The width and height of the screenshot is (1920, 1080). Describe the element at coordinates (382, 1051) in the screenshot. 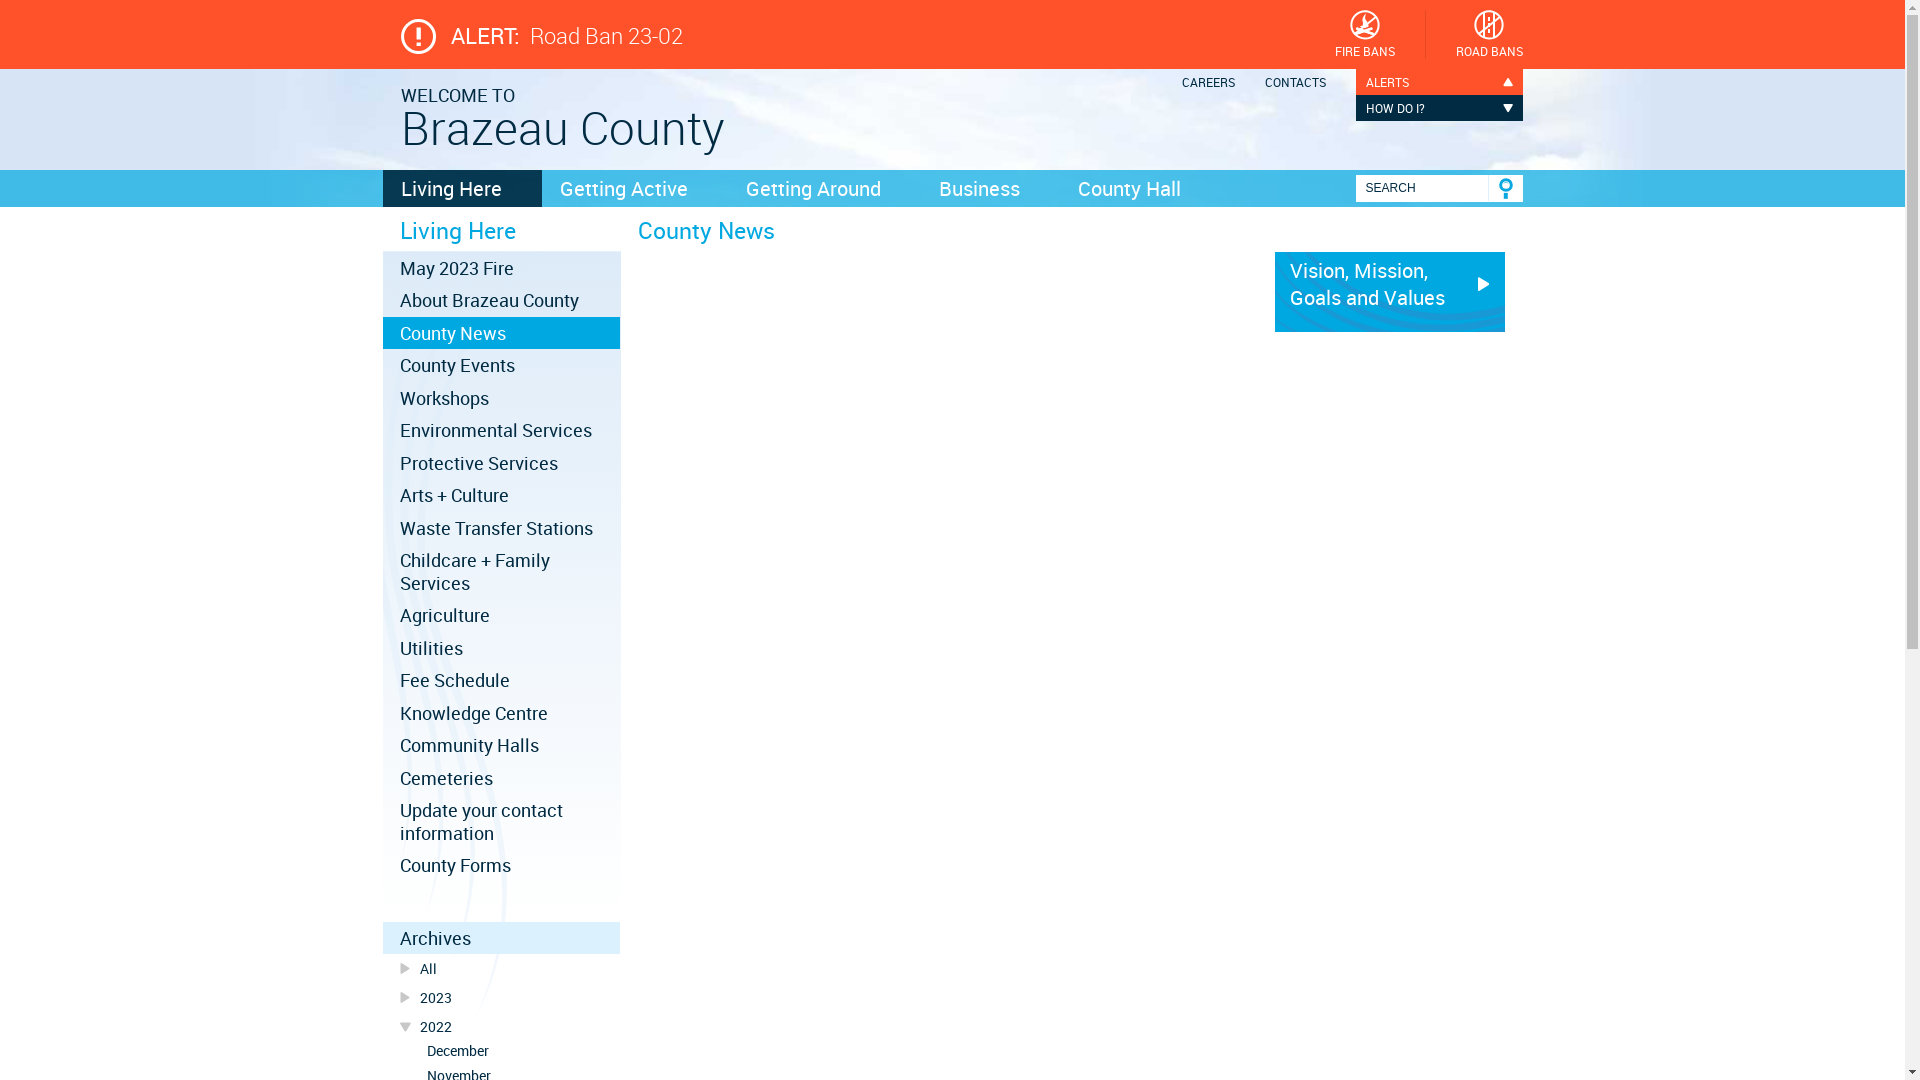

I see `'December'` at that location.